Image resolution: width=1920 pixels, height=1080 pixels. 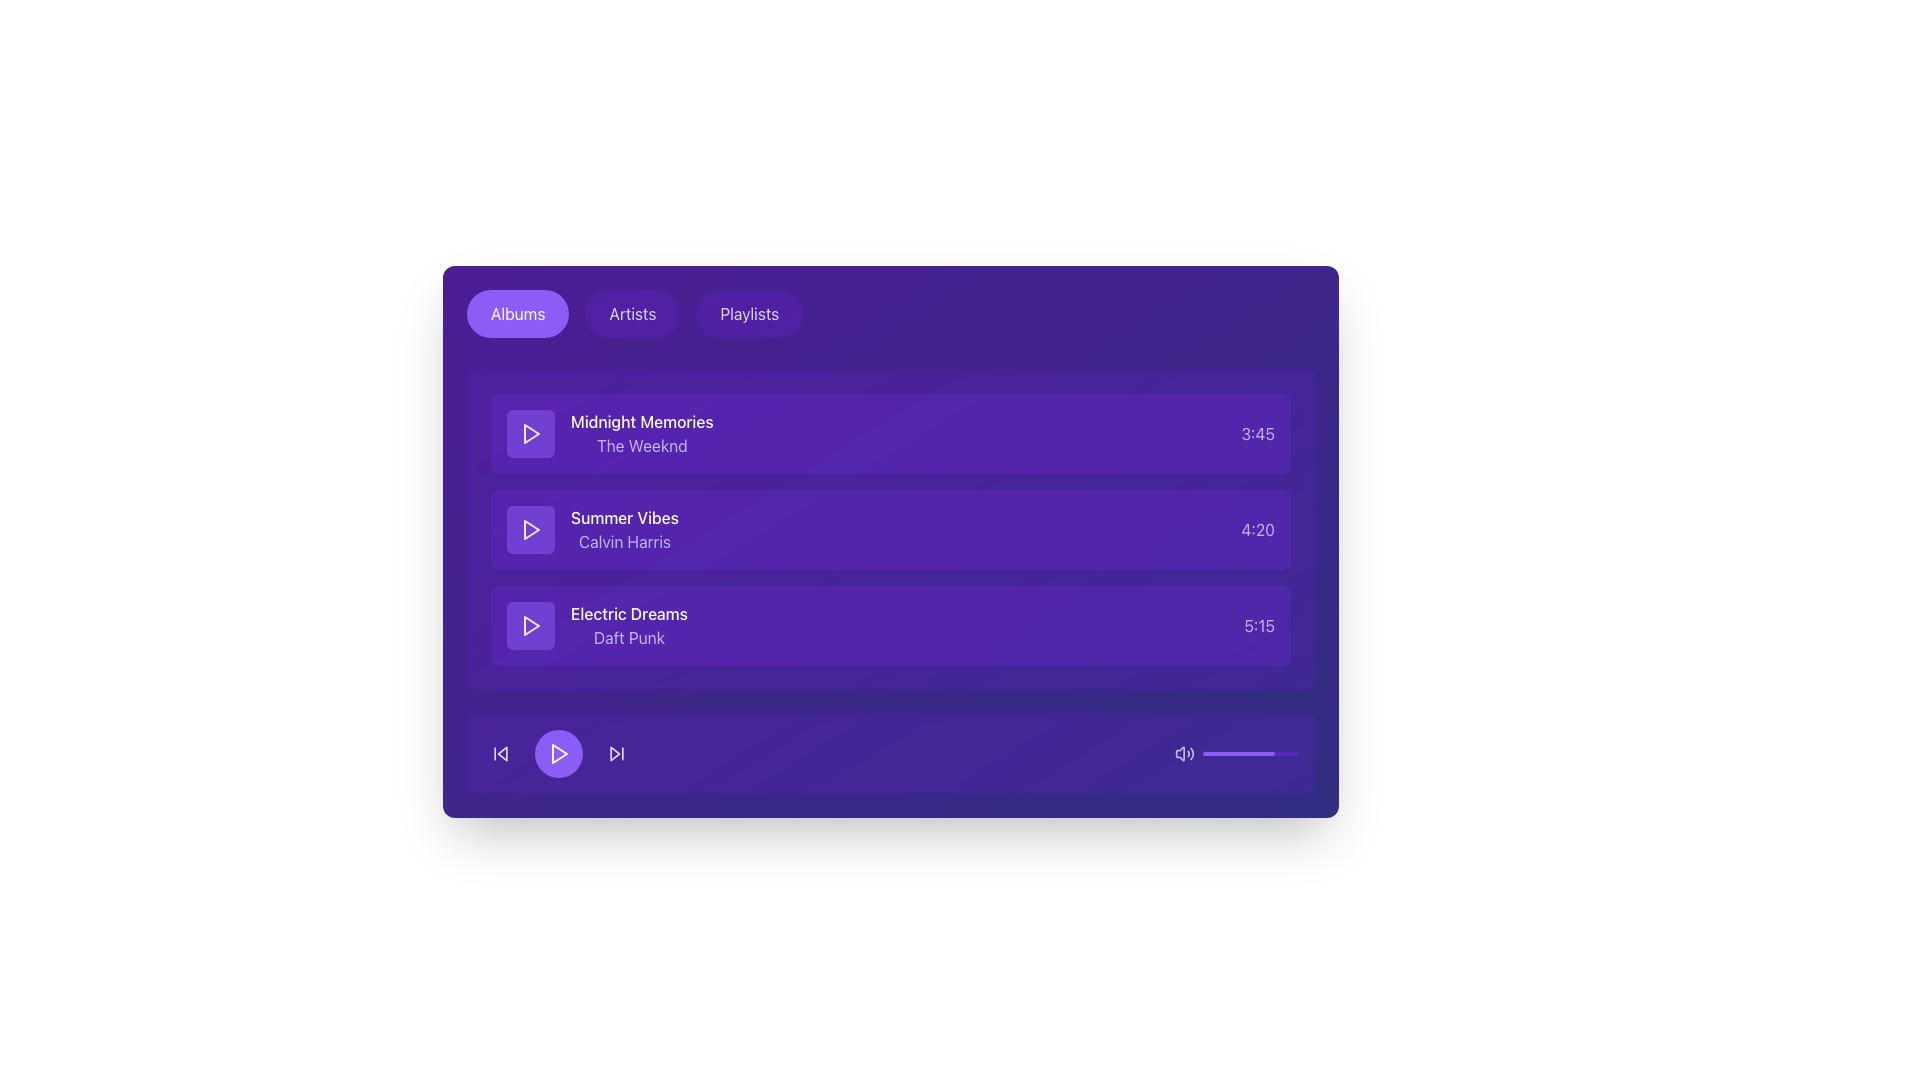 I want to click on the 'skip forward' button icon, which is a compact representation with a purple hue and an arrow shape, located at the bottom right of the player controls to skip to the next item, so click(x=616, y=753).